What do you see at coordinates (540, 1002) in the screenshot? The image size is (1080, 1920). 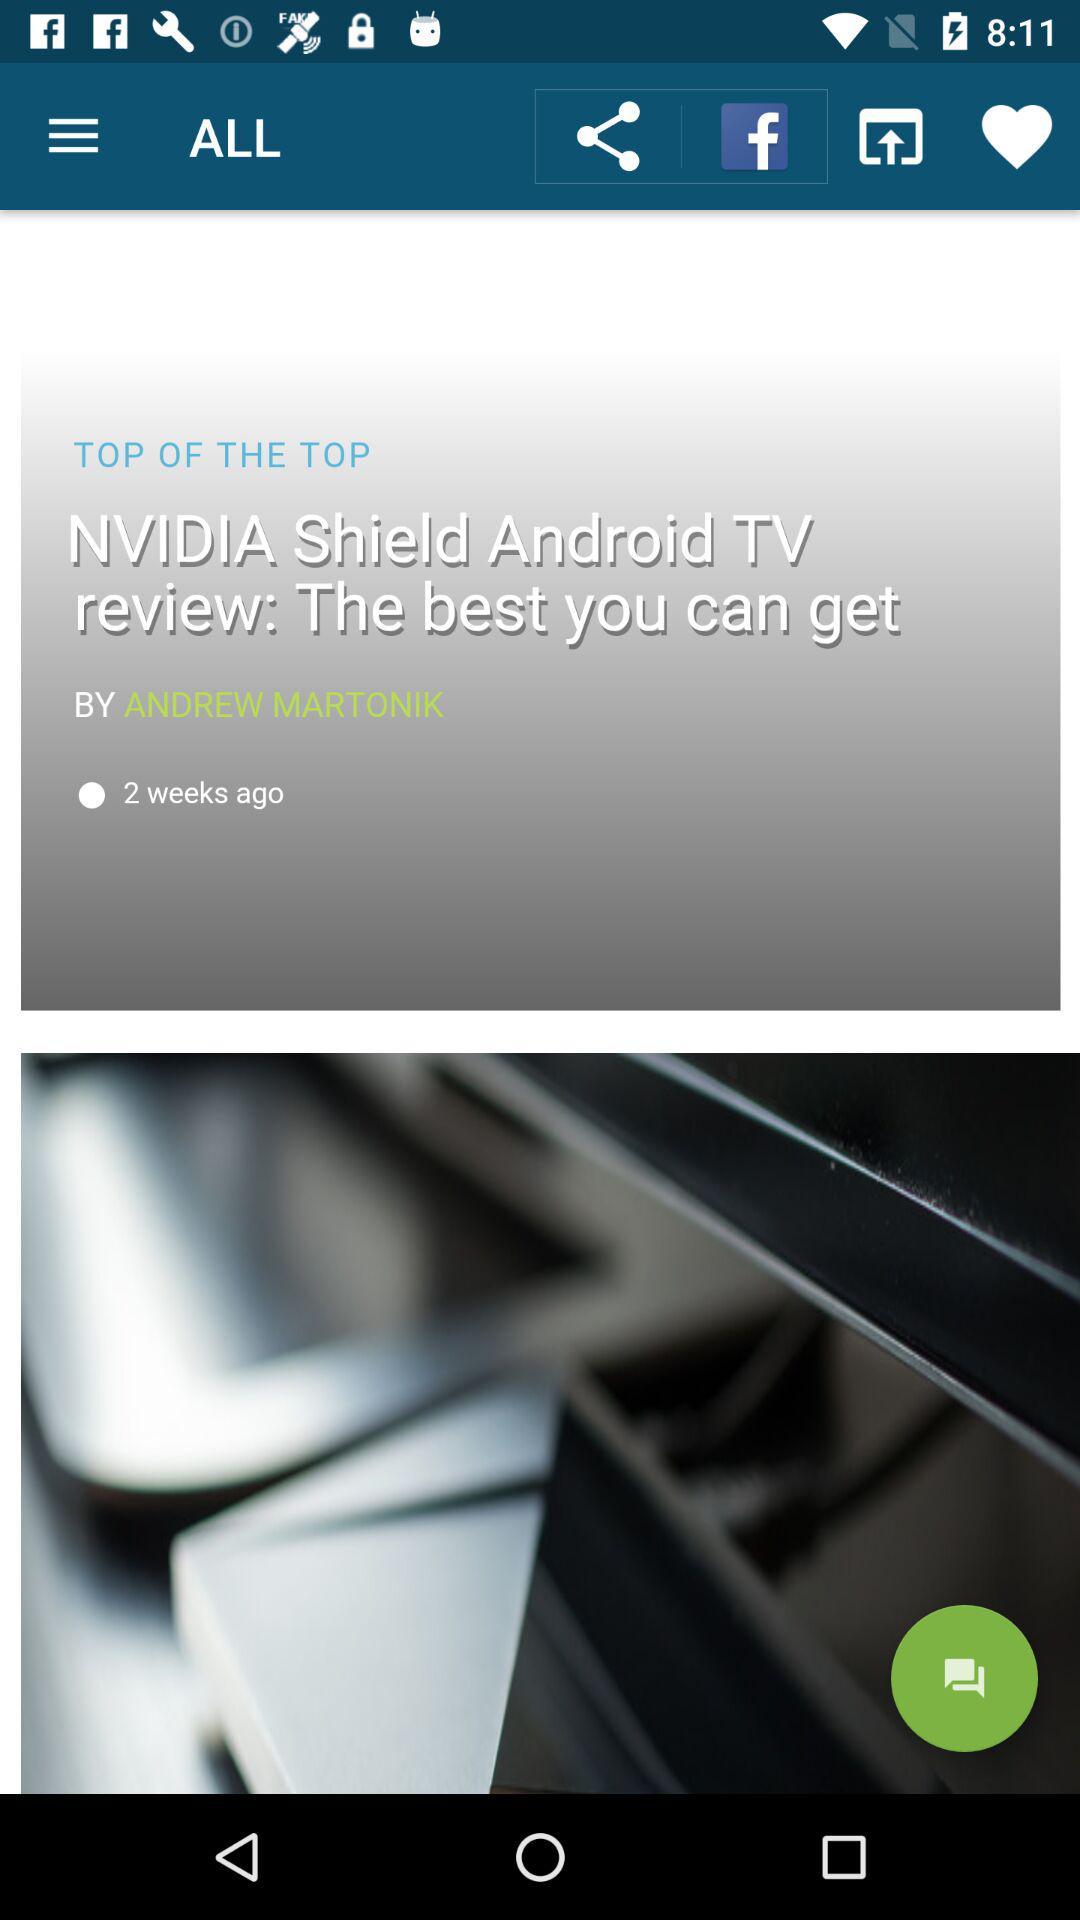 I see `web page and application page` at bounding box center [540, 1002].